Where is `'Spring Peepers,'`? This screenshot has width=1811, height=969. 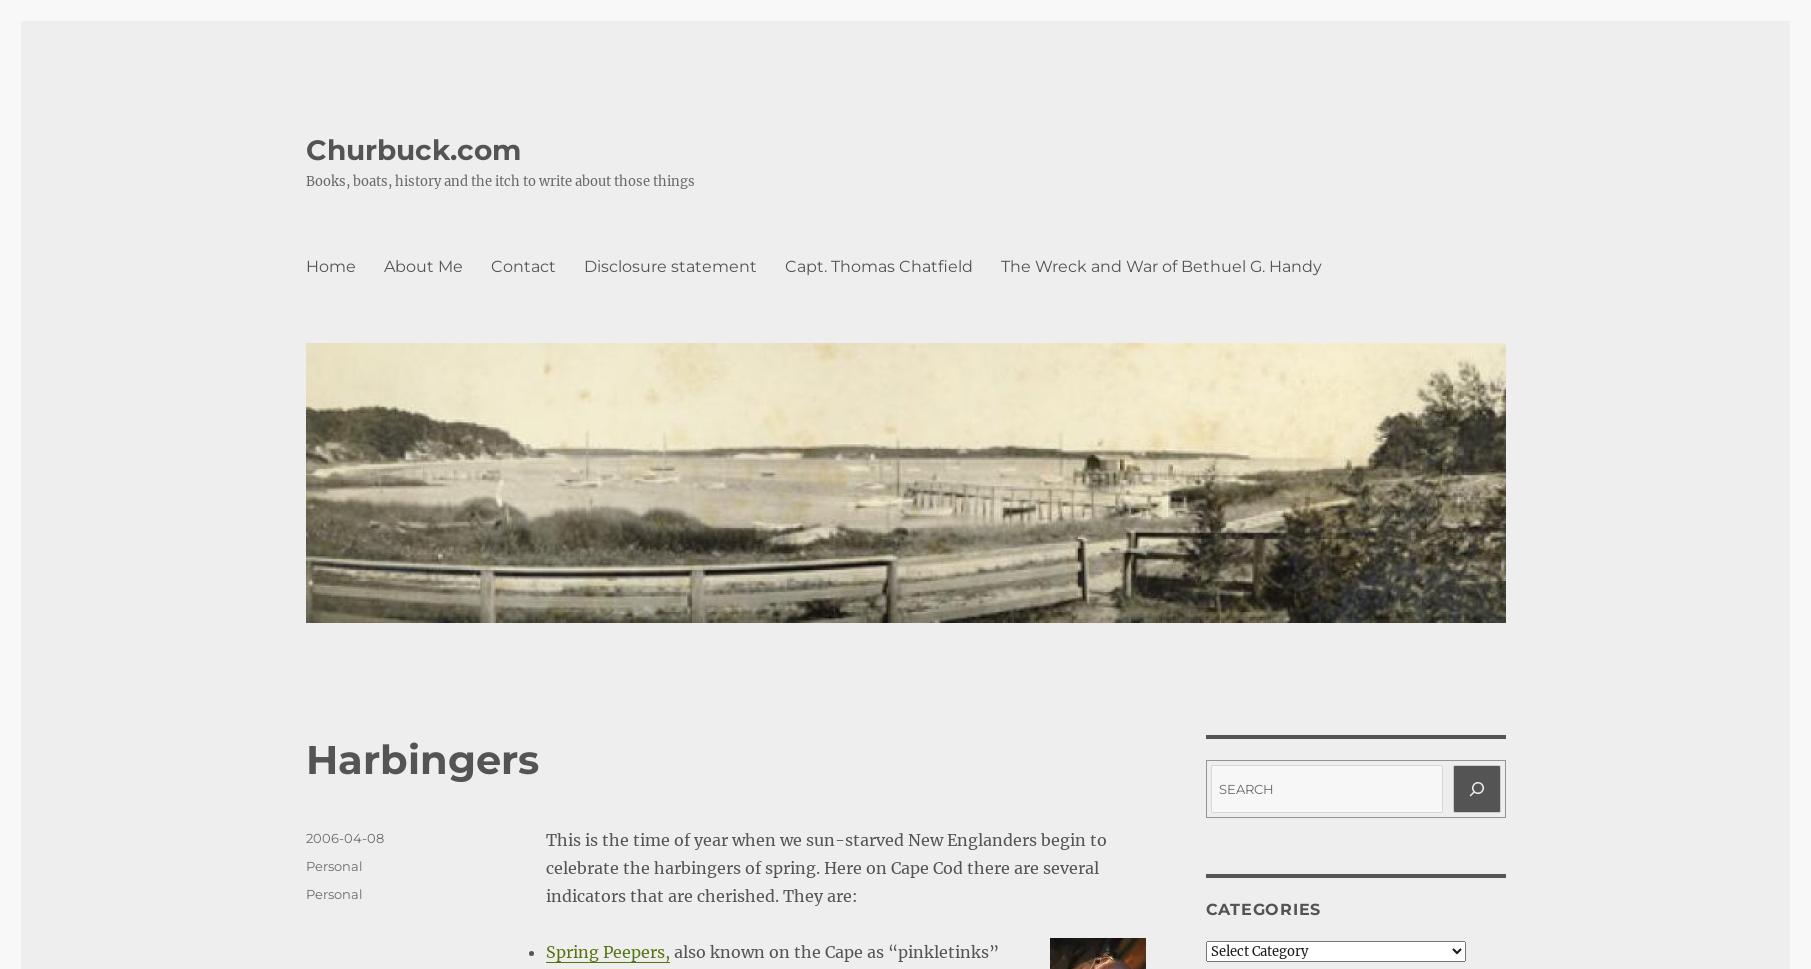
'Spring Peepers,' is located at coordinates (607, 951).